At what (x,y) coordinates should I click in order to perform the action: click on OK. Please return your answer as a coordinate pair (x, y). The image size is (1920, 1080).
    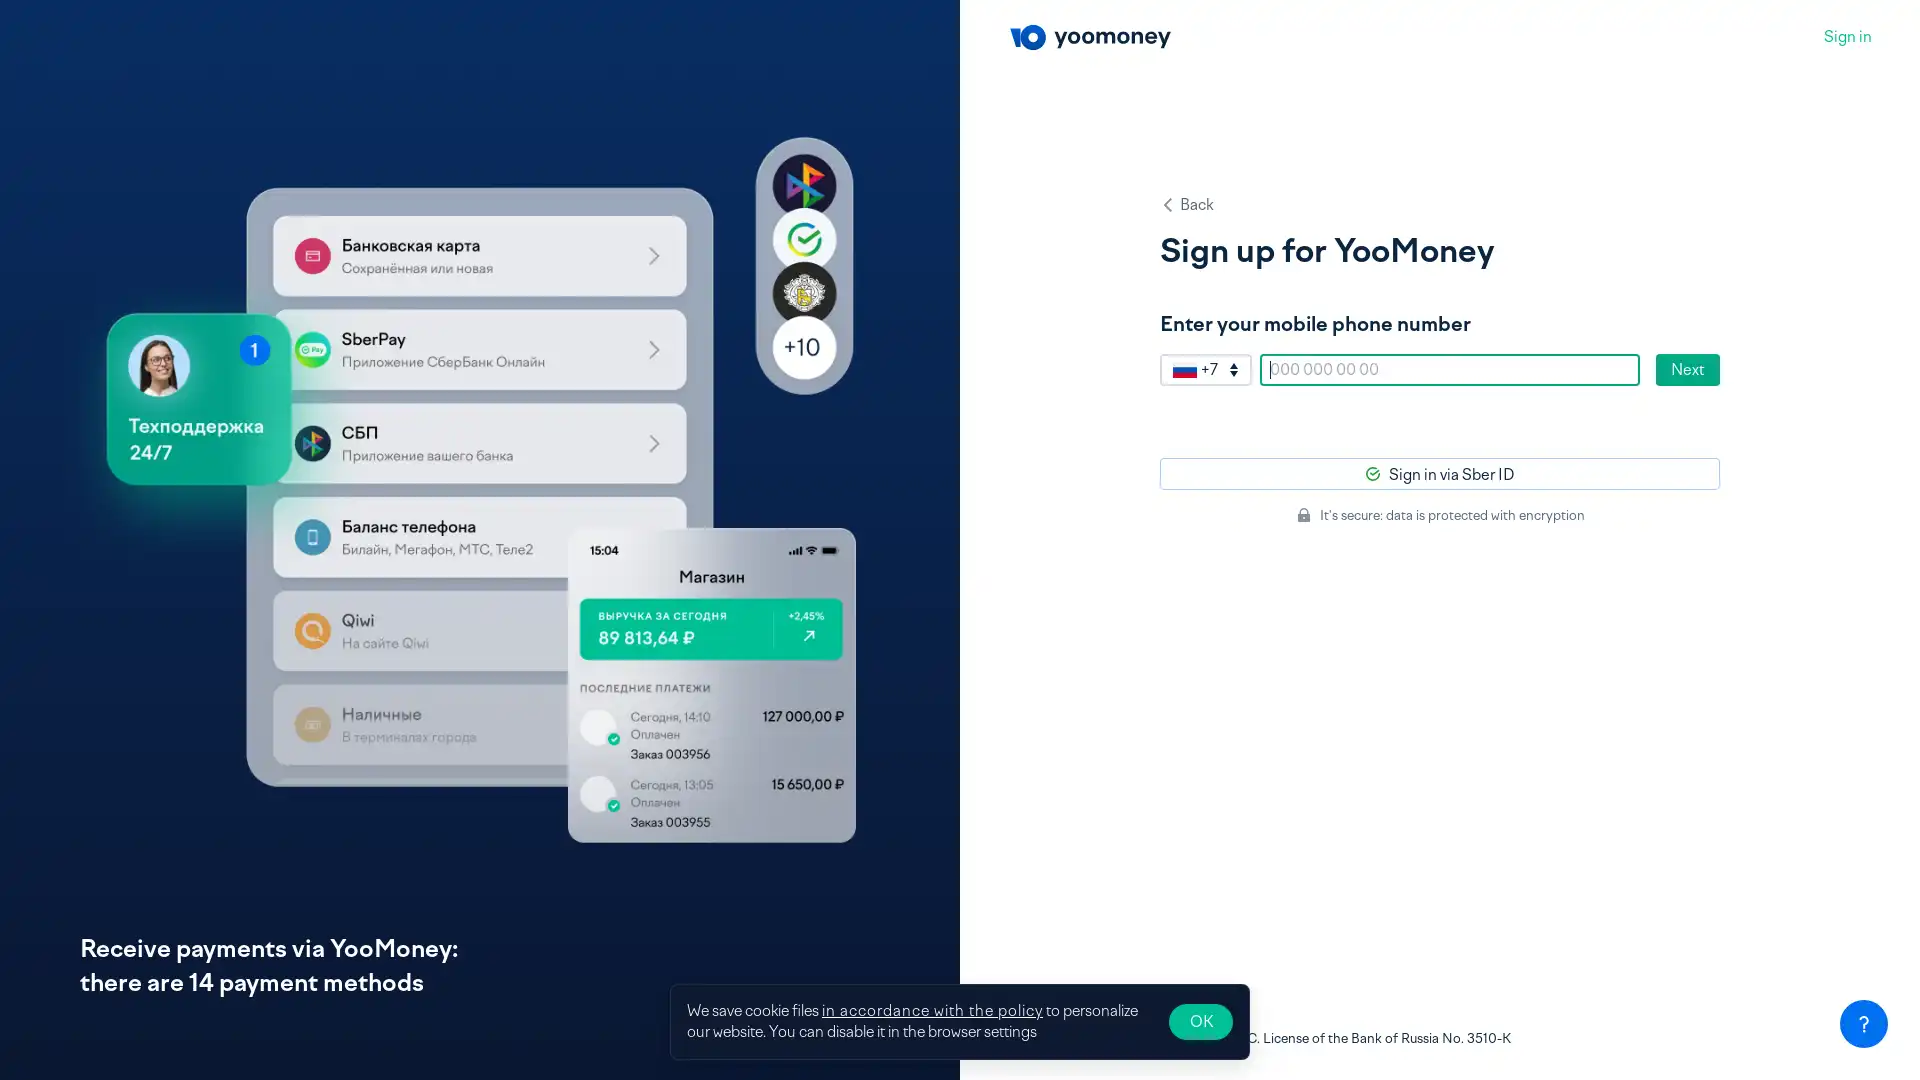
    Looking at the image, I should click on (1200, 1022).